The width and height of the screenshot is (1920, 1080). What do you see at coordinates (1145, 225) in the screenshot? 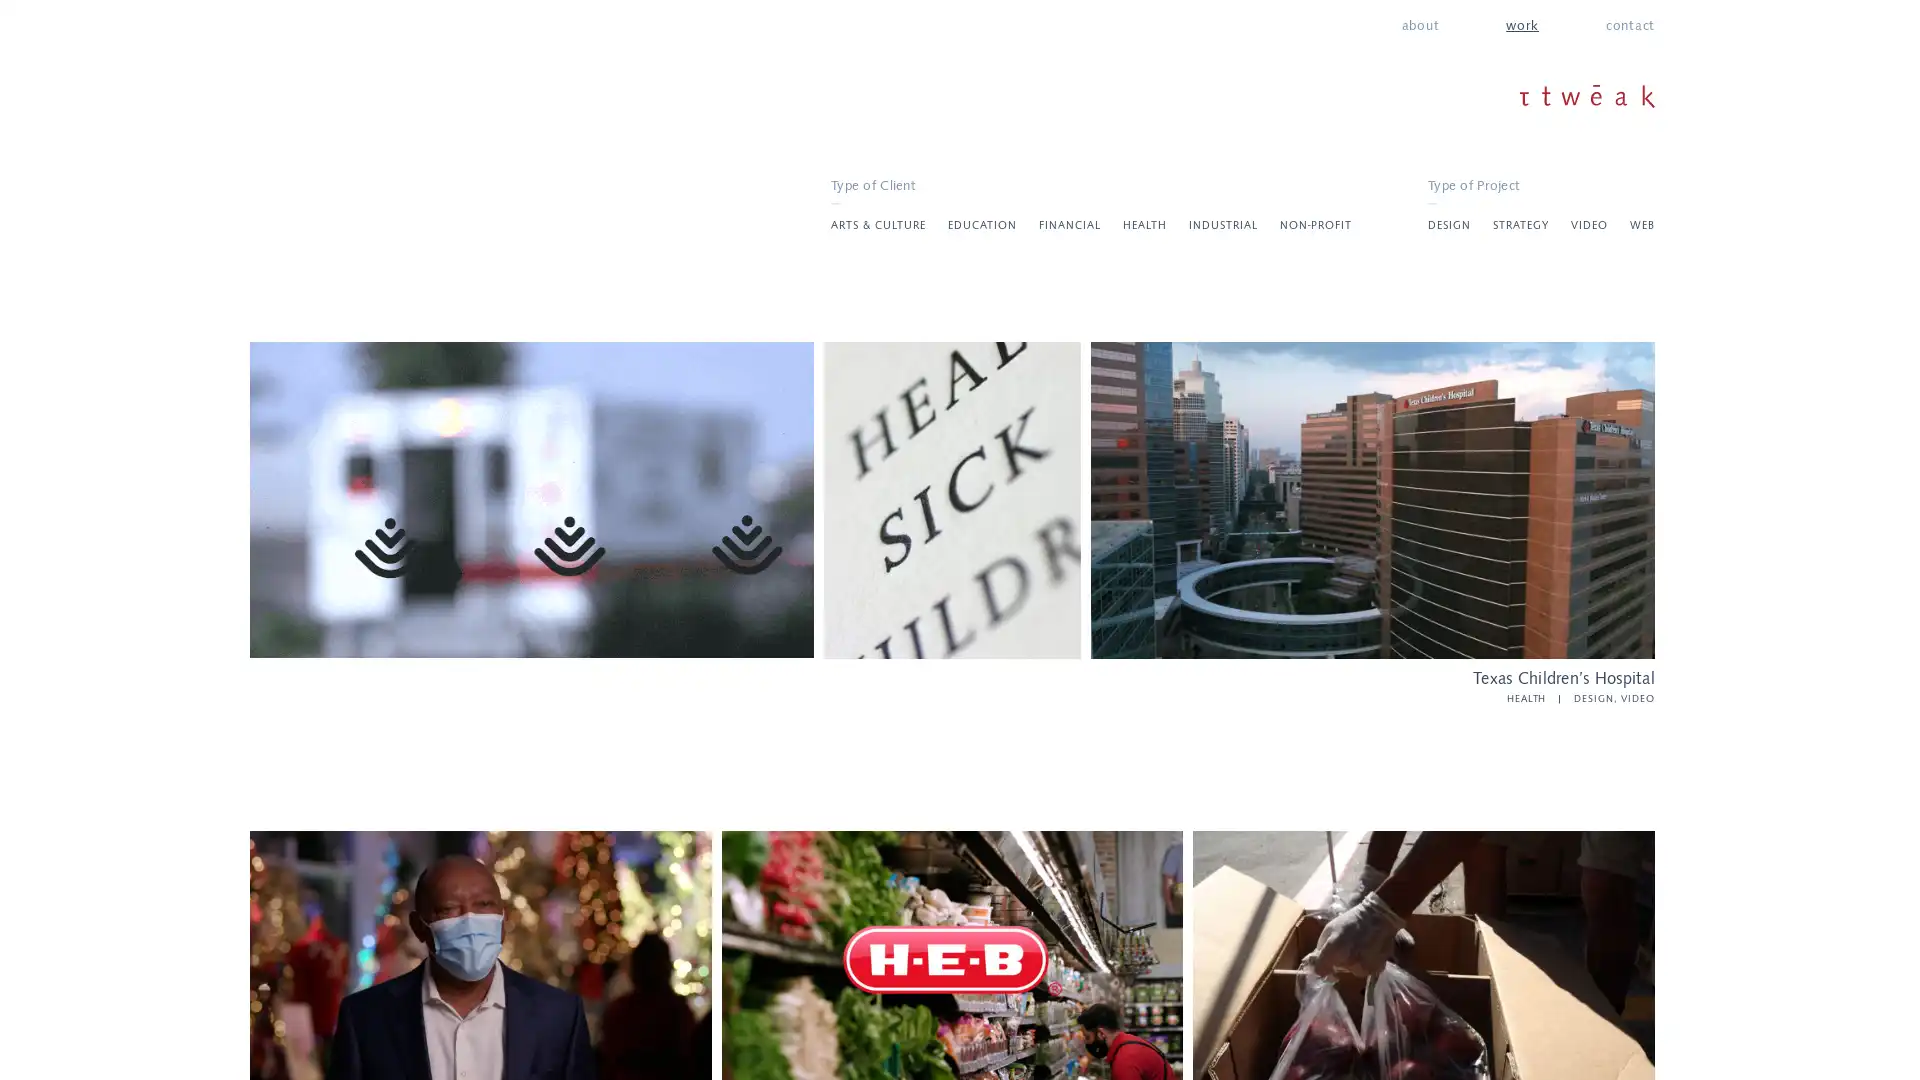
I see `HEALTH` at bounding box center [1145, 225].